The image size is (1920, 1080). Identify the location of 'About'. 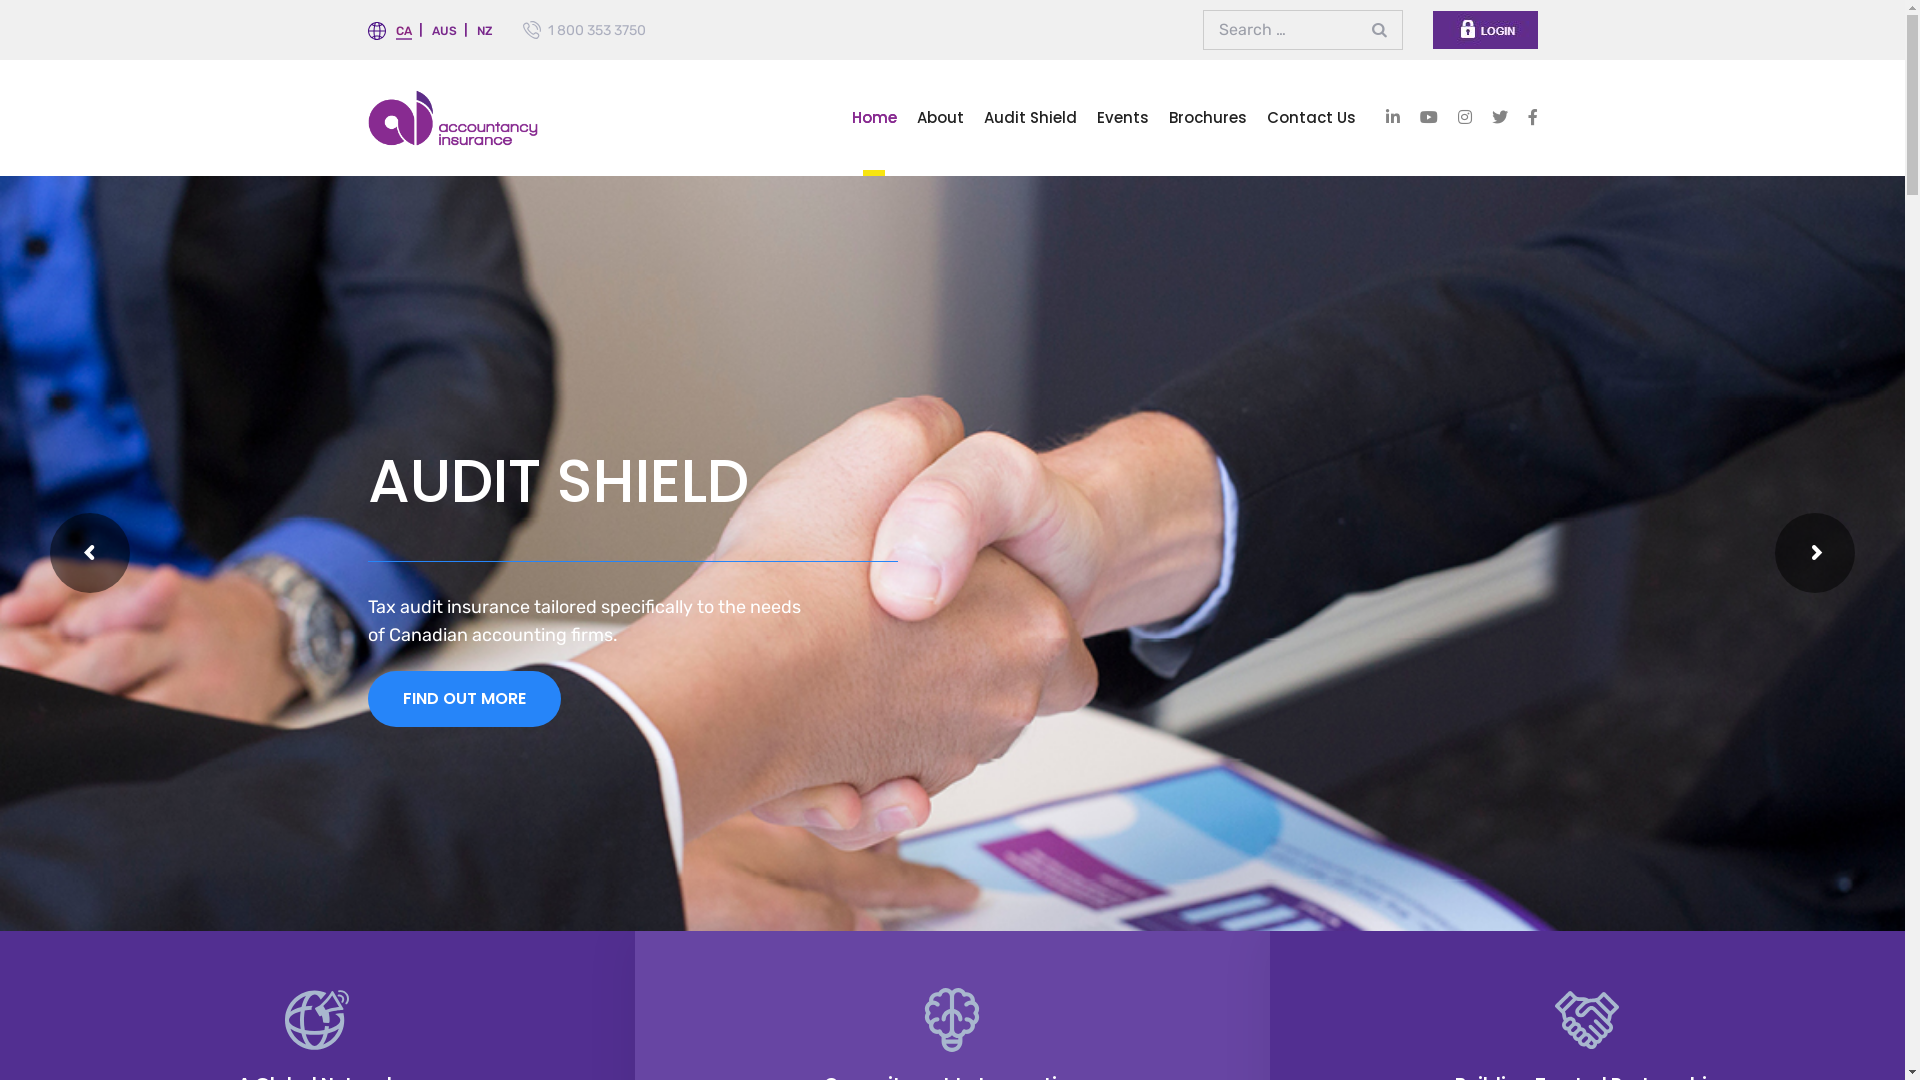
(938, 117).